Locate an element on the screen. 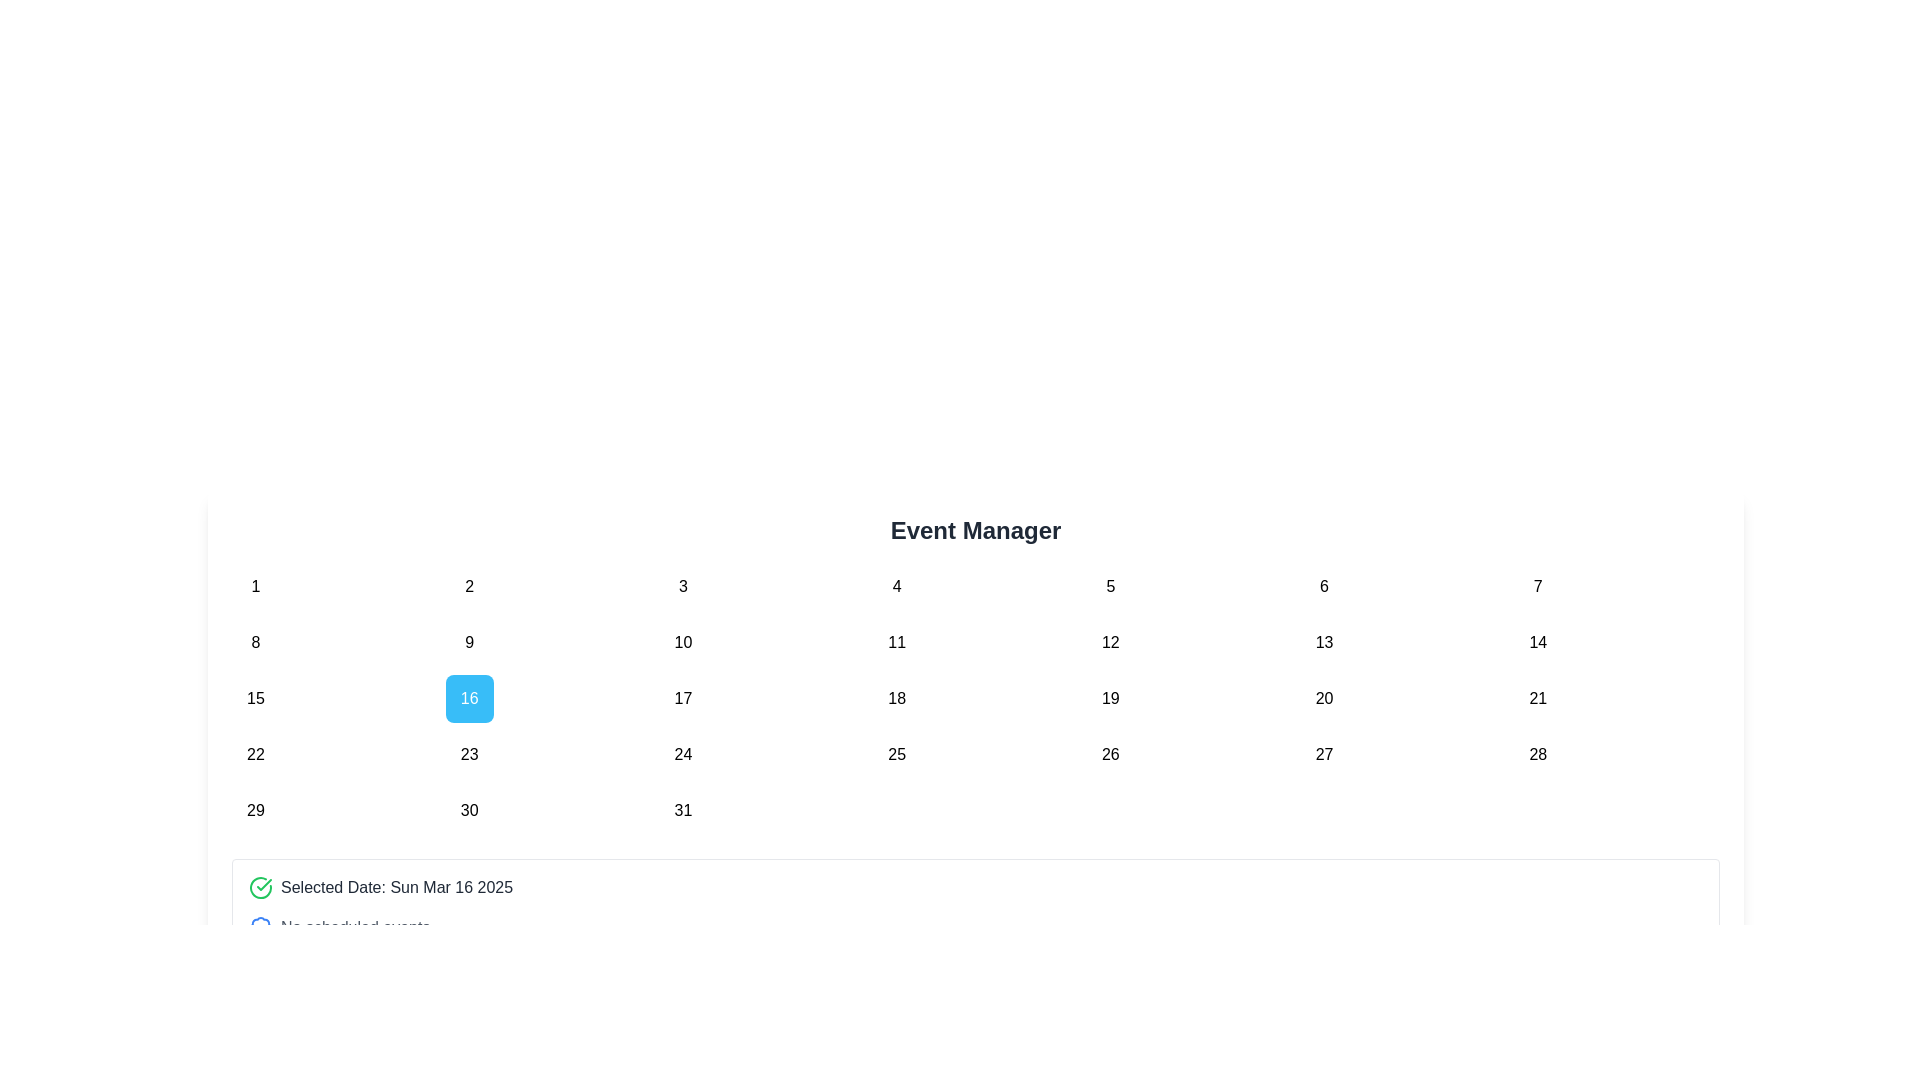 The height and width of the screenshot is (1080, 1920). the button representing a selectable date in the calendar interface, located in the fourth row and sixth position is located at coordinates (1324, 697).